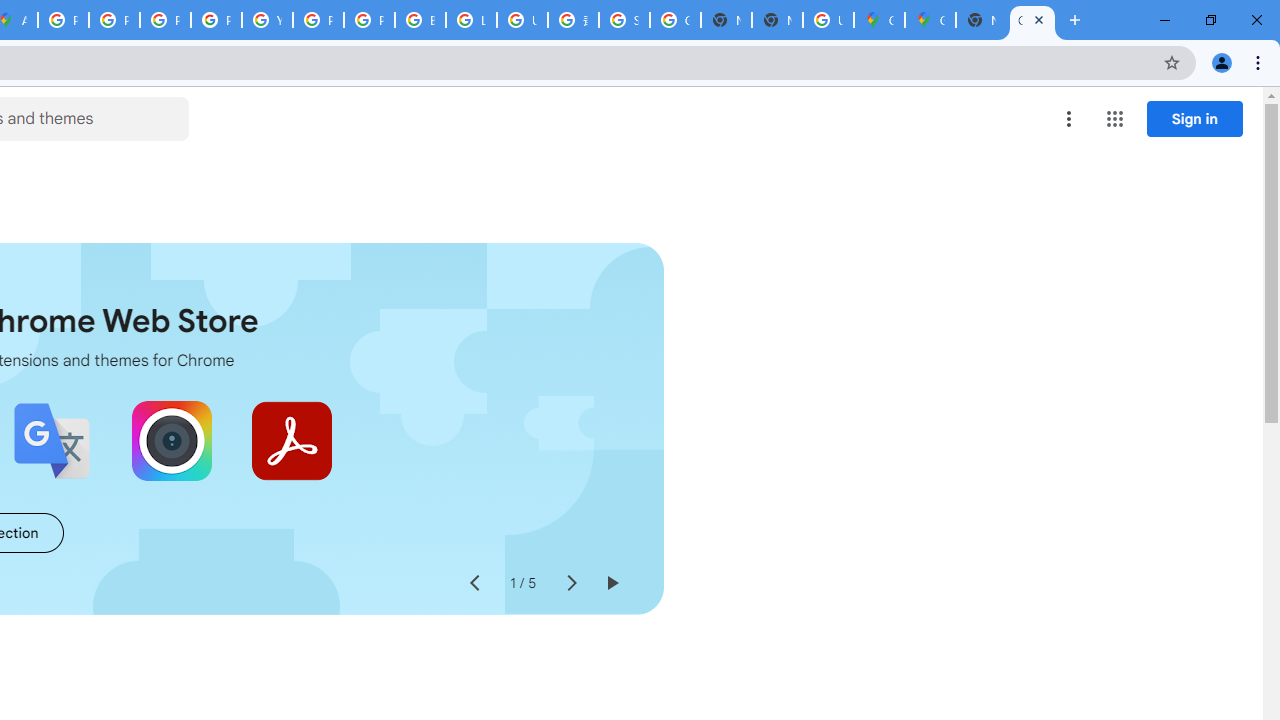  What do you see at coordinates (981, 20) in the screenshot?
I see `'New Tab'` at bounding box center [981, 20].